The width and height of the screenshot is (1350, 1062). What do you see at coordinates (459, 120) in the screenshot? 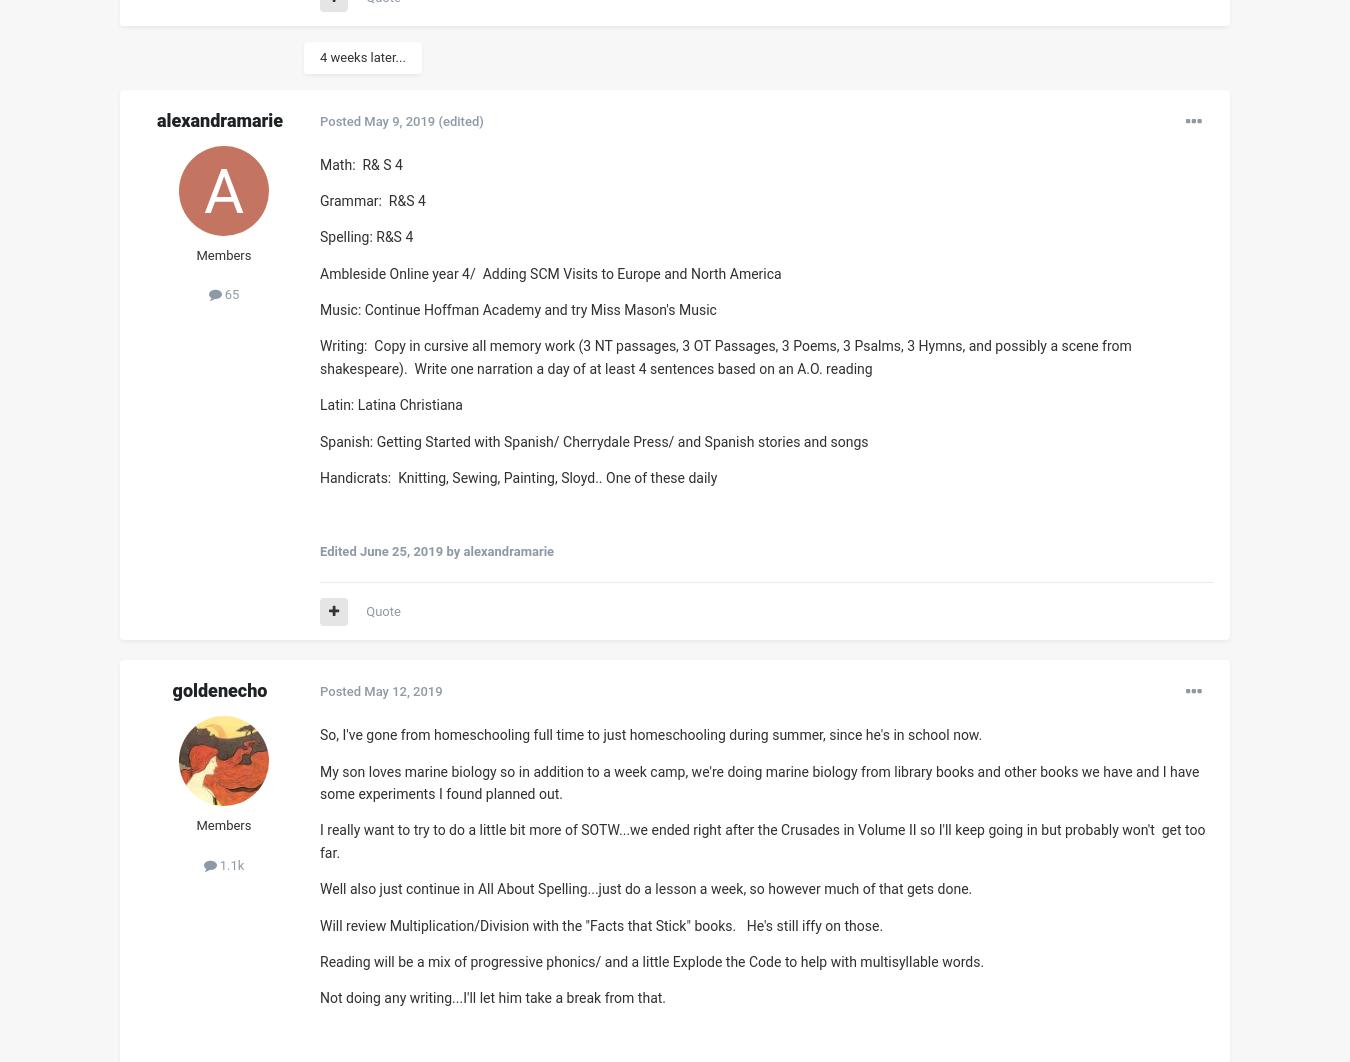
I see `'(edited)'` at bounding box center [459, 120].